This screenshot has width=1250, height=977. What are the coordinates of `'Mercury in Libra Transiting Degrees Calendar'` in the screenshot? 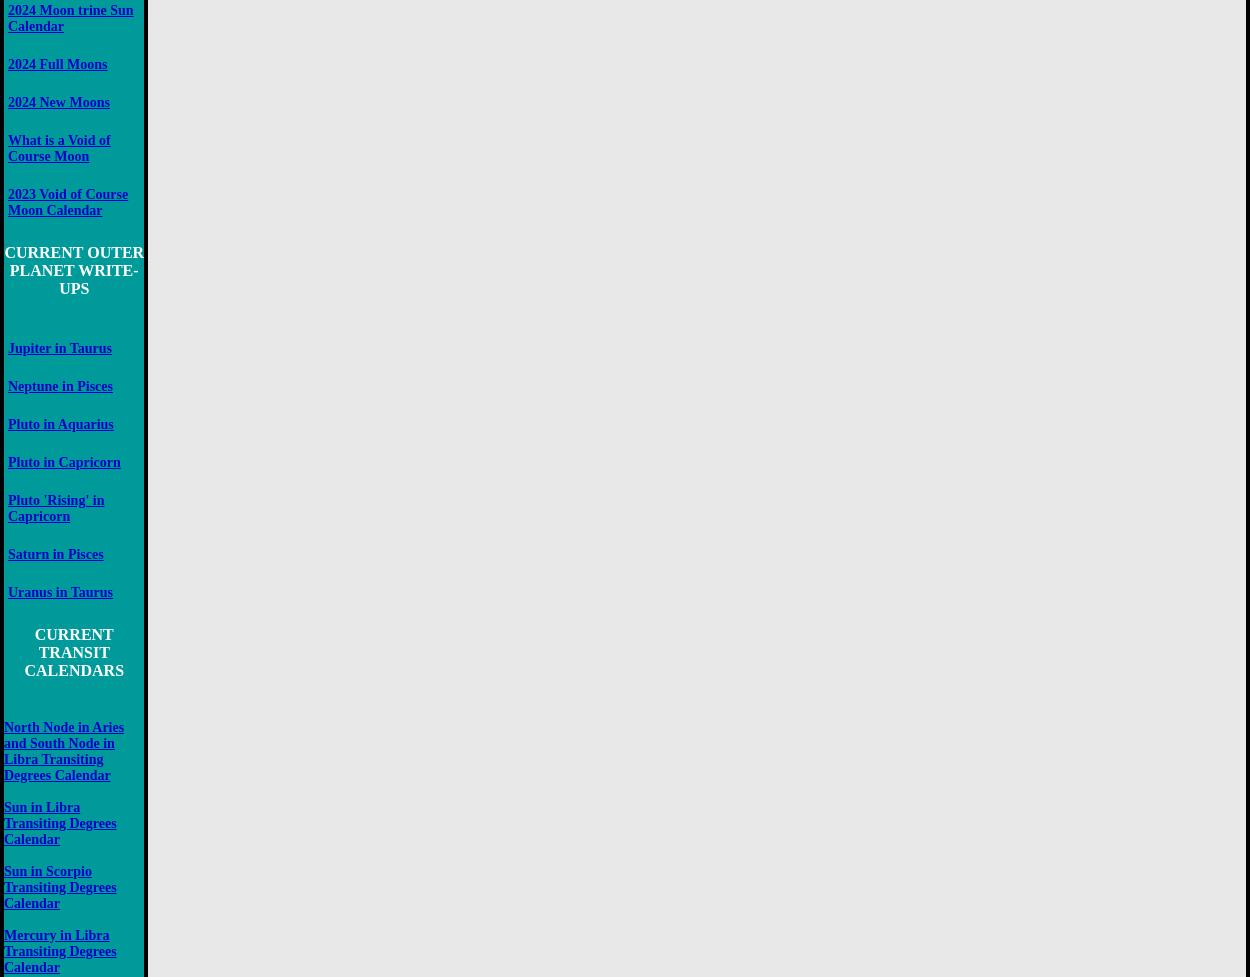 It's located at (60, 949).